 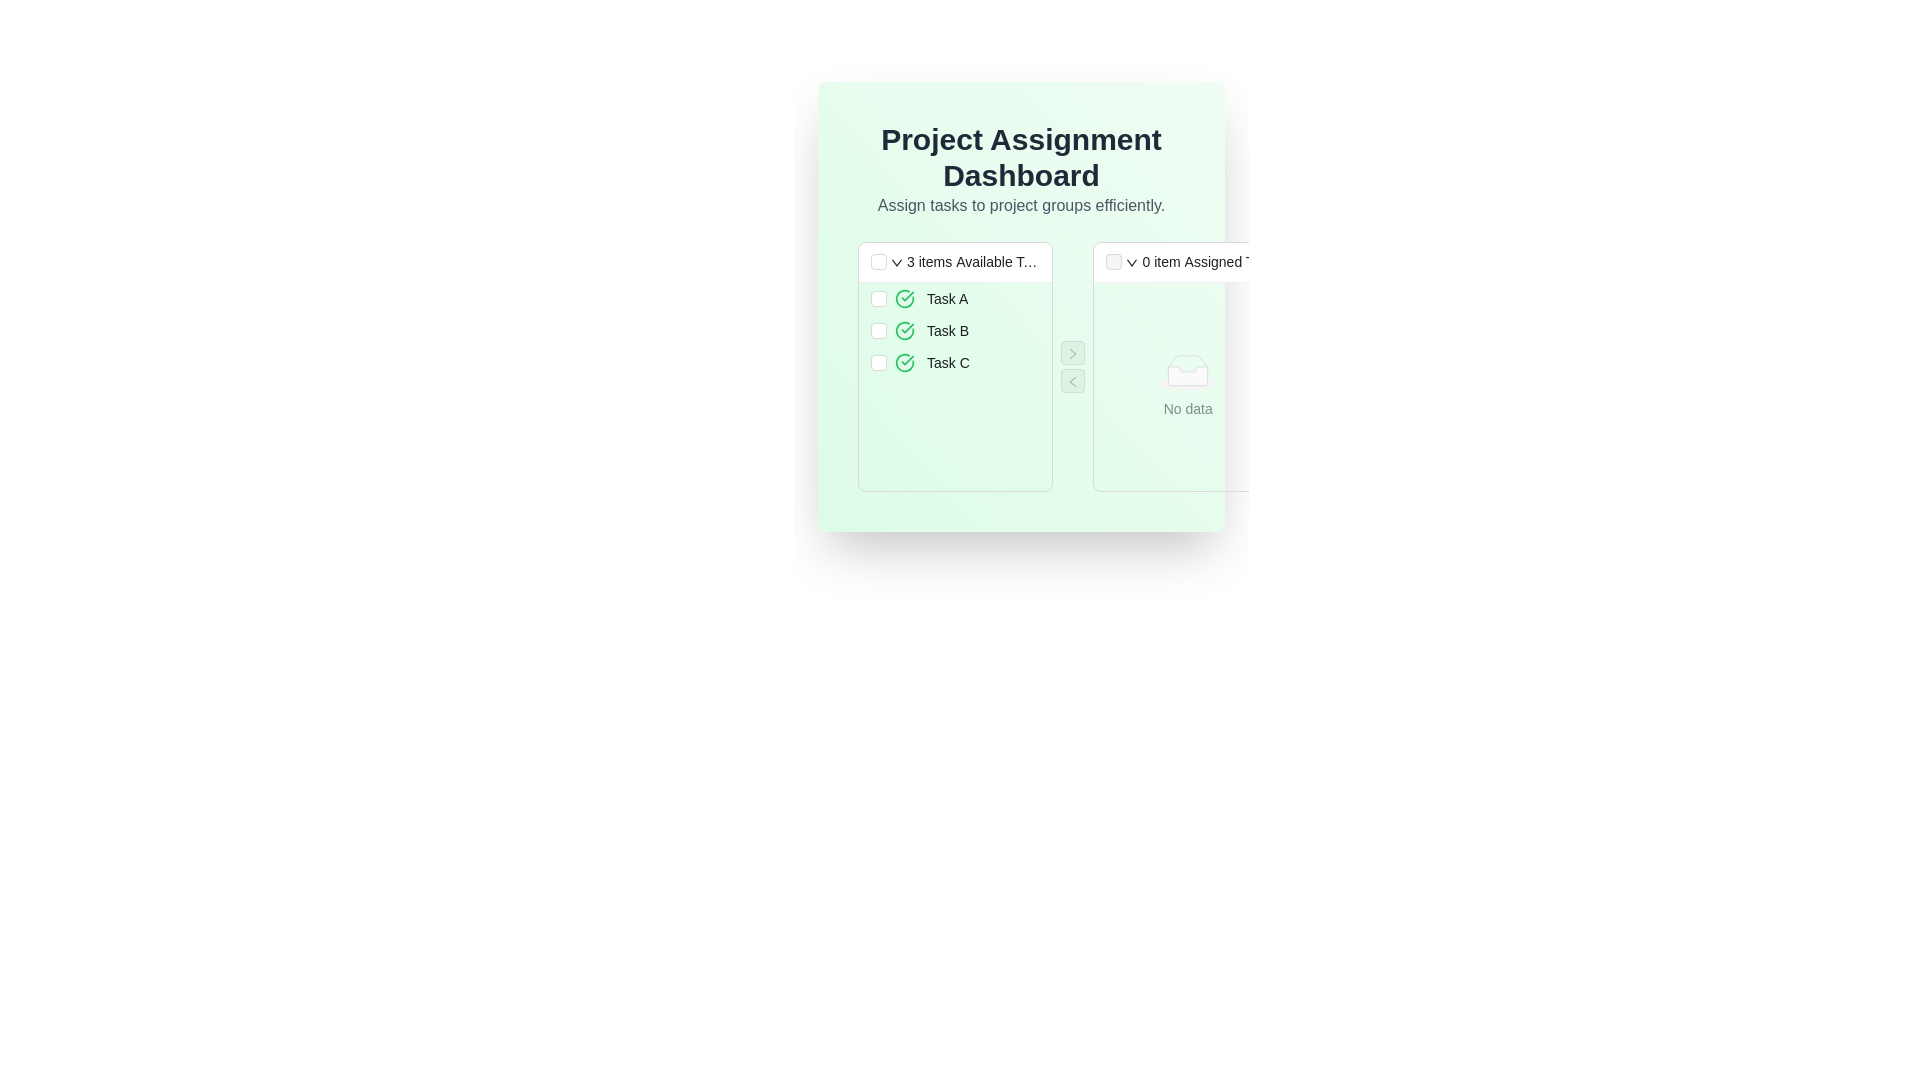 What do you see at coordinates (904, 299) in the screenshot?
I see `the circular graphical icon with a green stroke and checkmark inside, which indicates completion, located within the list entry for 'Task A'` at bounding box center [904, 299].